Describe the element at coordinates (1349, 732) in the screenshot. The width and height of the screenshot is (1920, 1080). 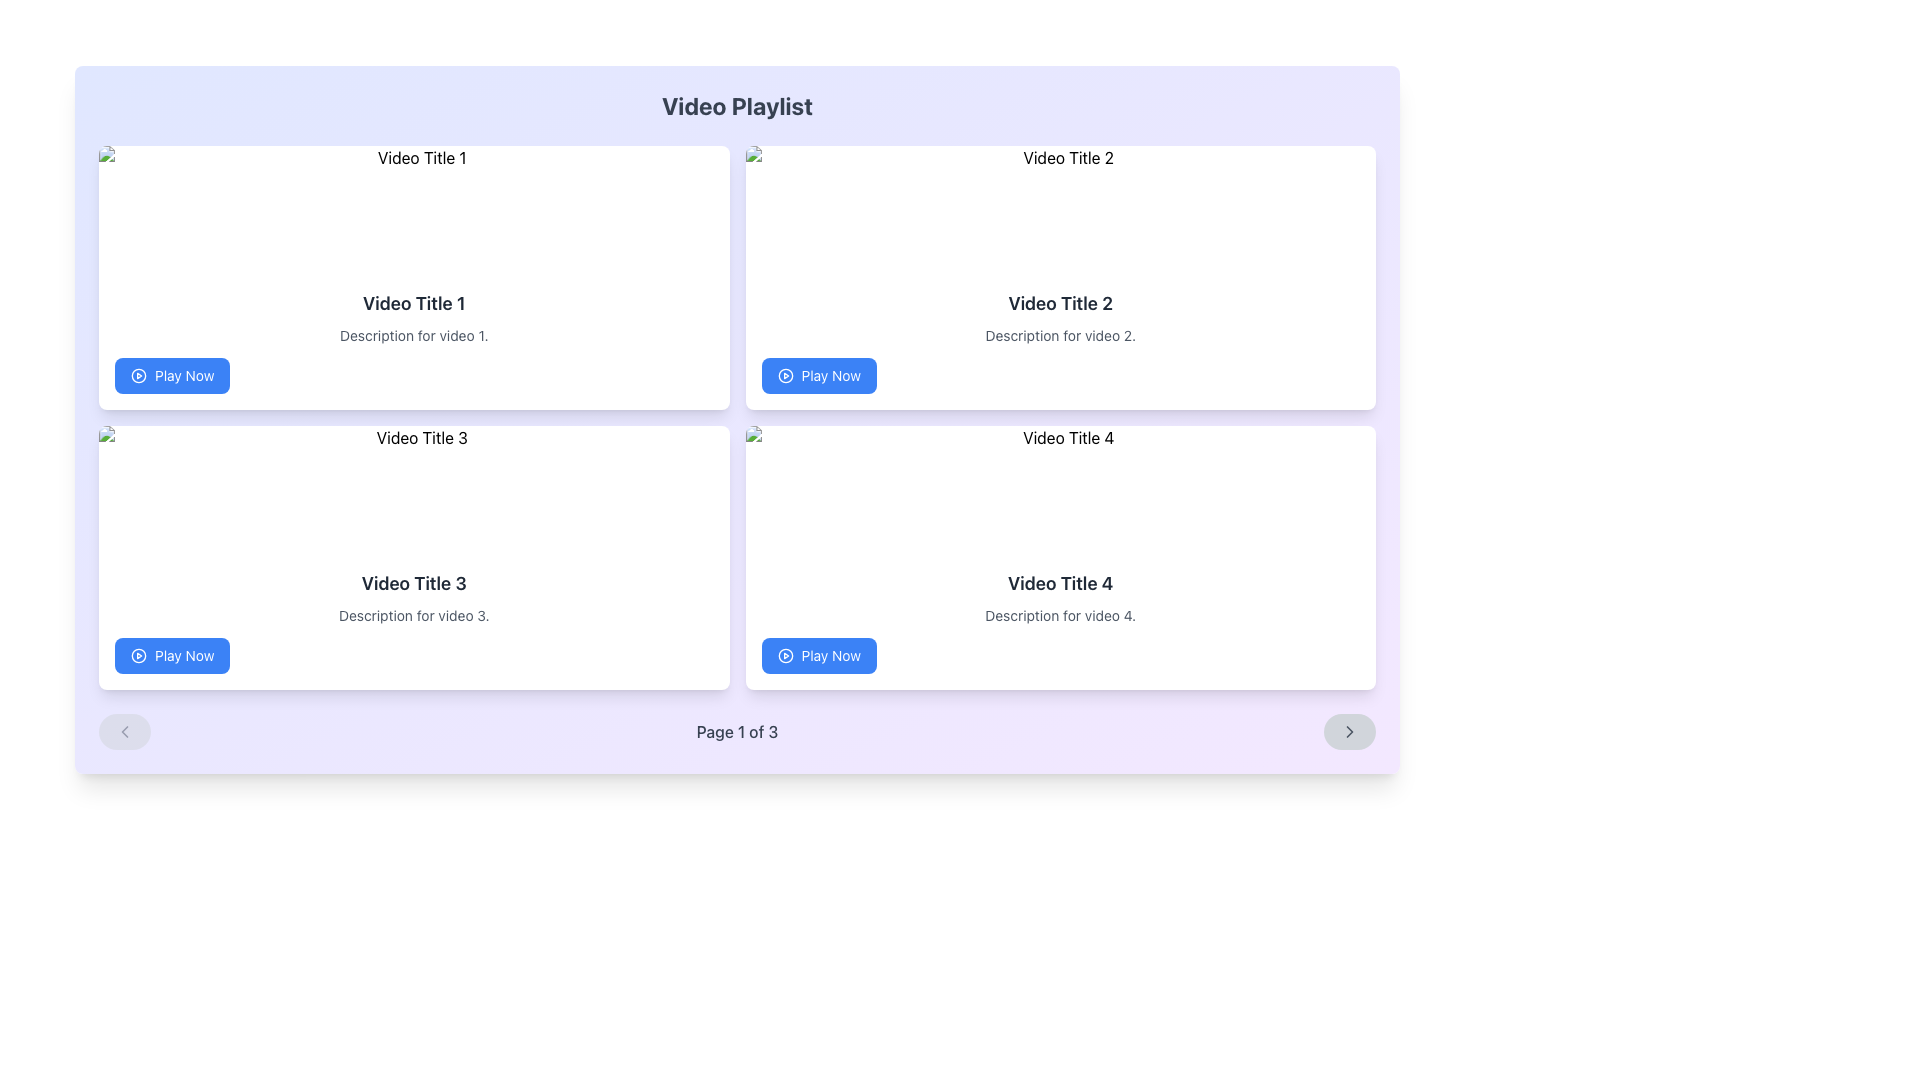
I see `the chevron-shaped right arrow icon located within the navigation button at the bottom right corner of the interface` at that location.